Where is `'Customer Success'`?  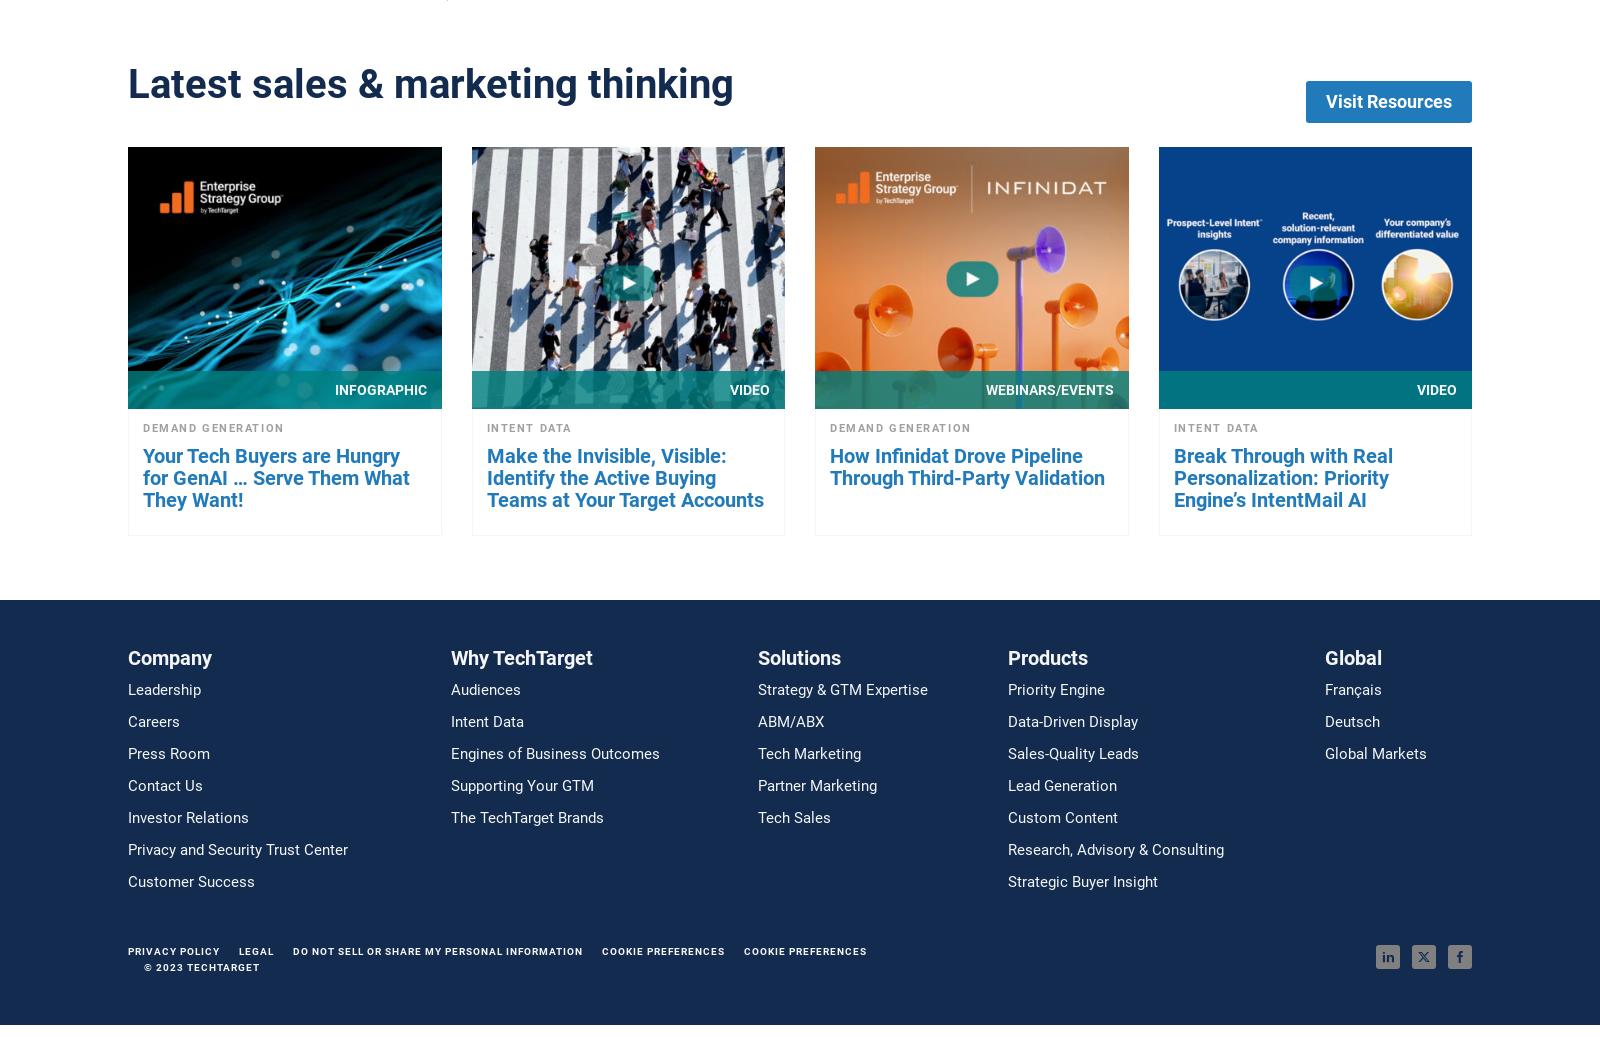
'Customer Success' is located at coordinates (190, 881).